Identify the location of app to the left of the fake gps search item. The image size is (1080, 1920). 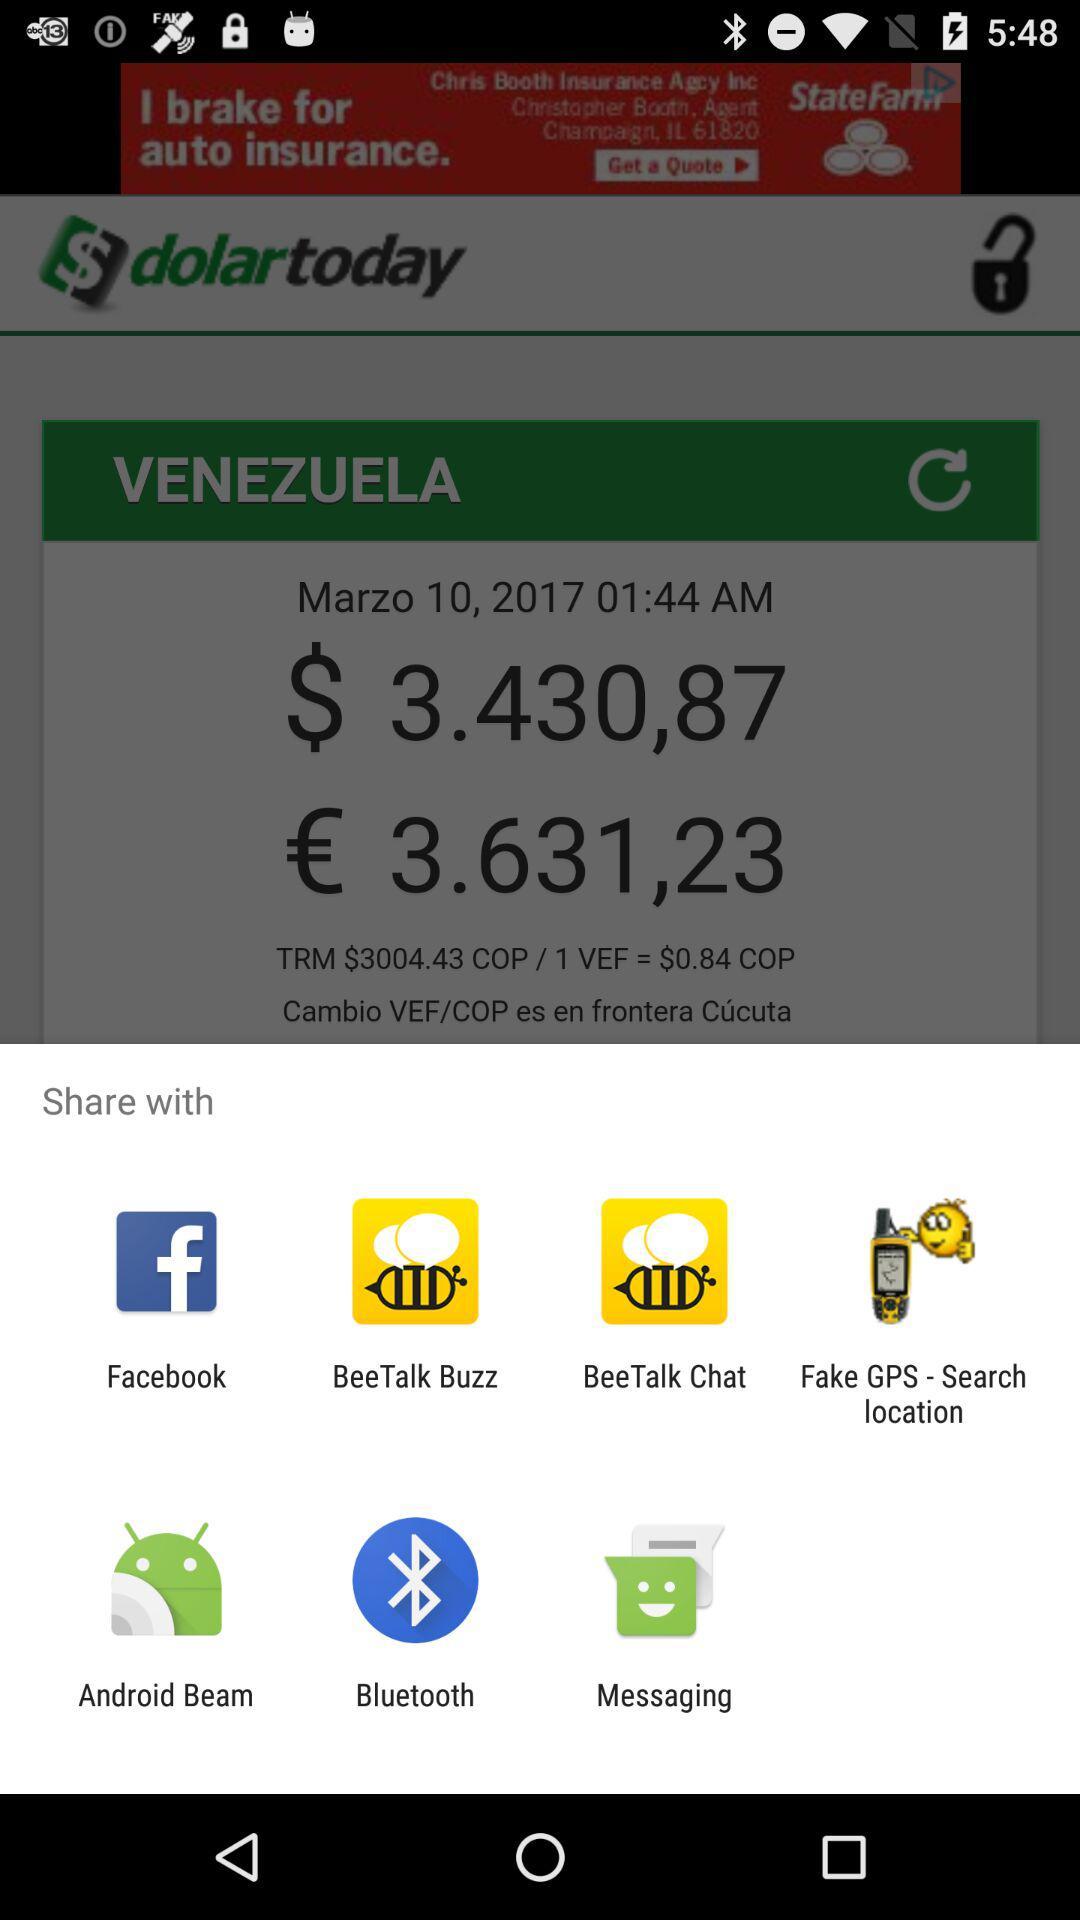
(664, 1392).